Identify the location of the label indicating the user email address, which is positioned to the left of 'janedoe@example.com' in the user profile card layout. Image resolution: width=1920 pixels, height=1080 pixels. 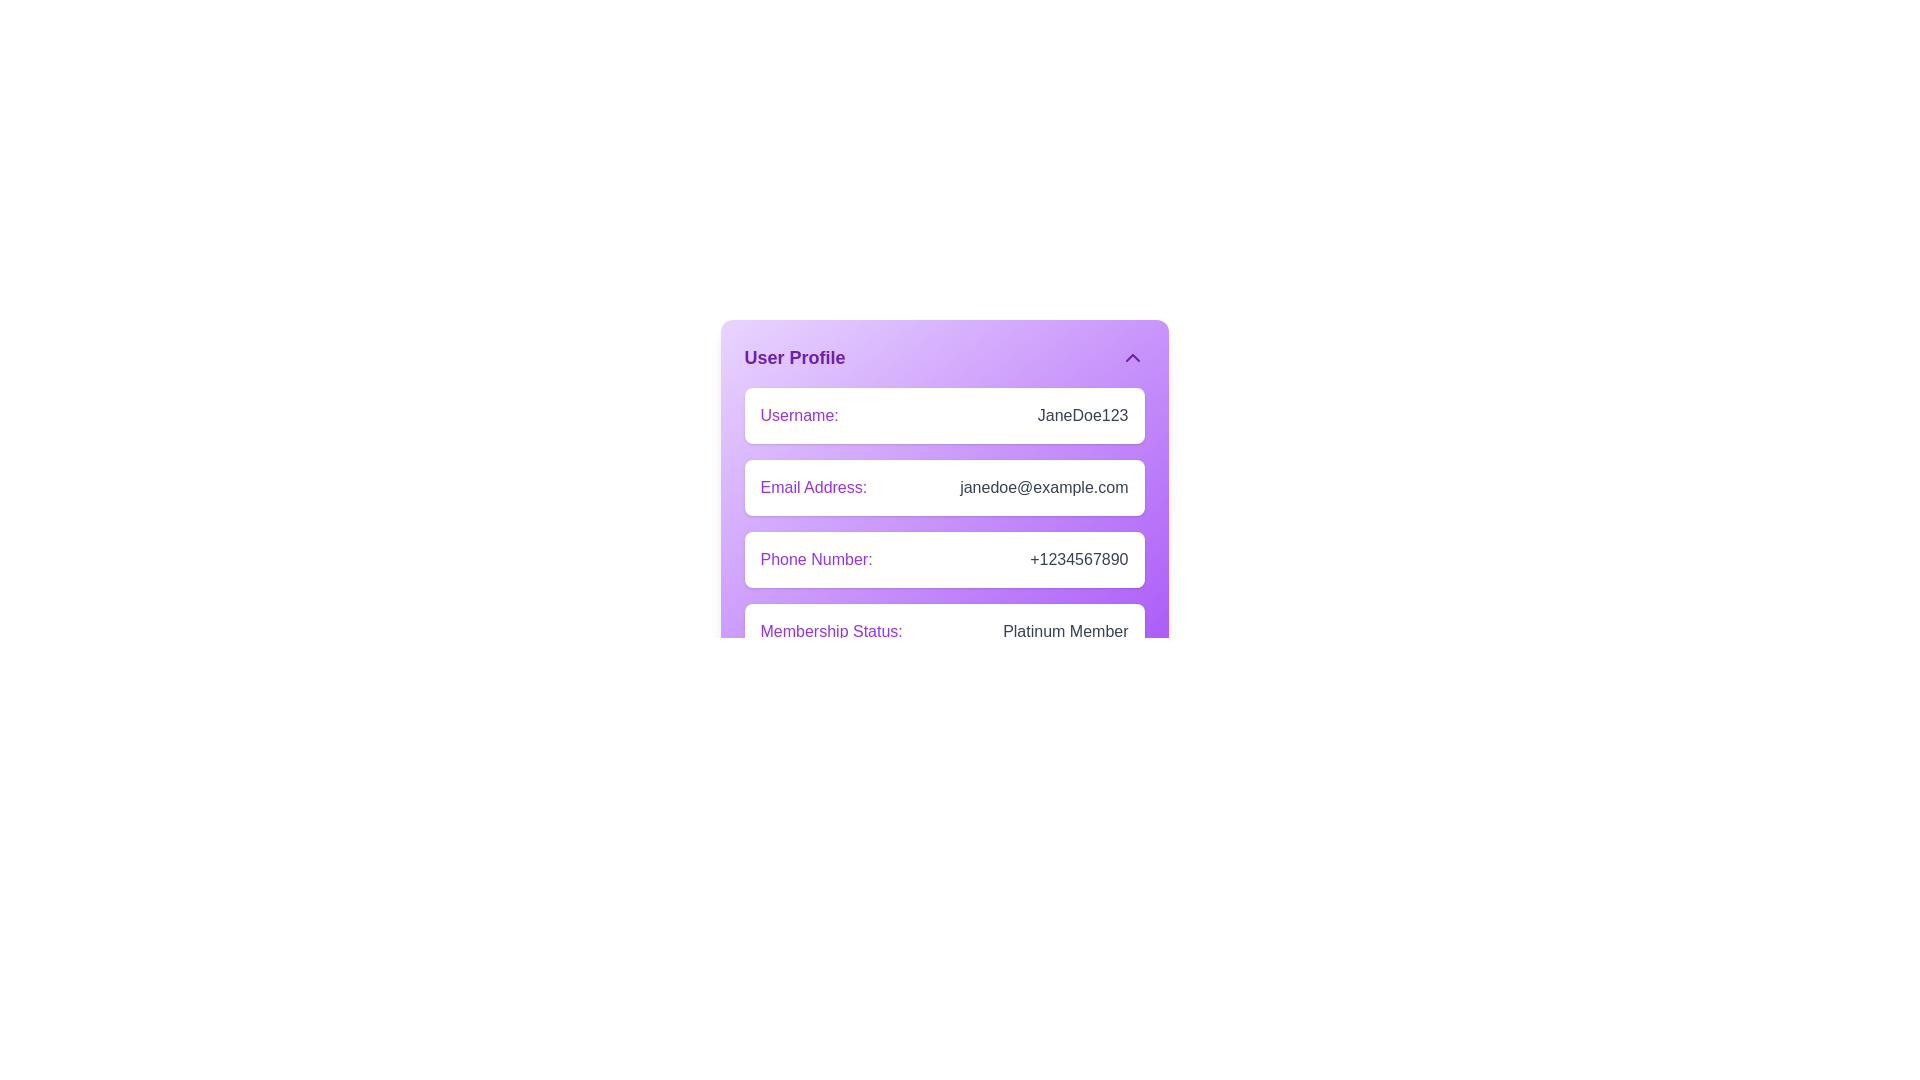
(813, 488).